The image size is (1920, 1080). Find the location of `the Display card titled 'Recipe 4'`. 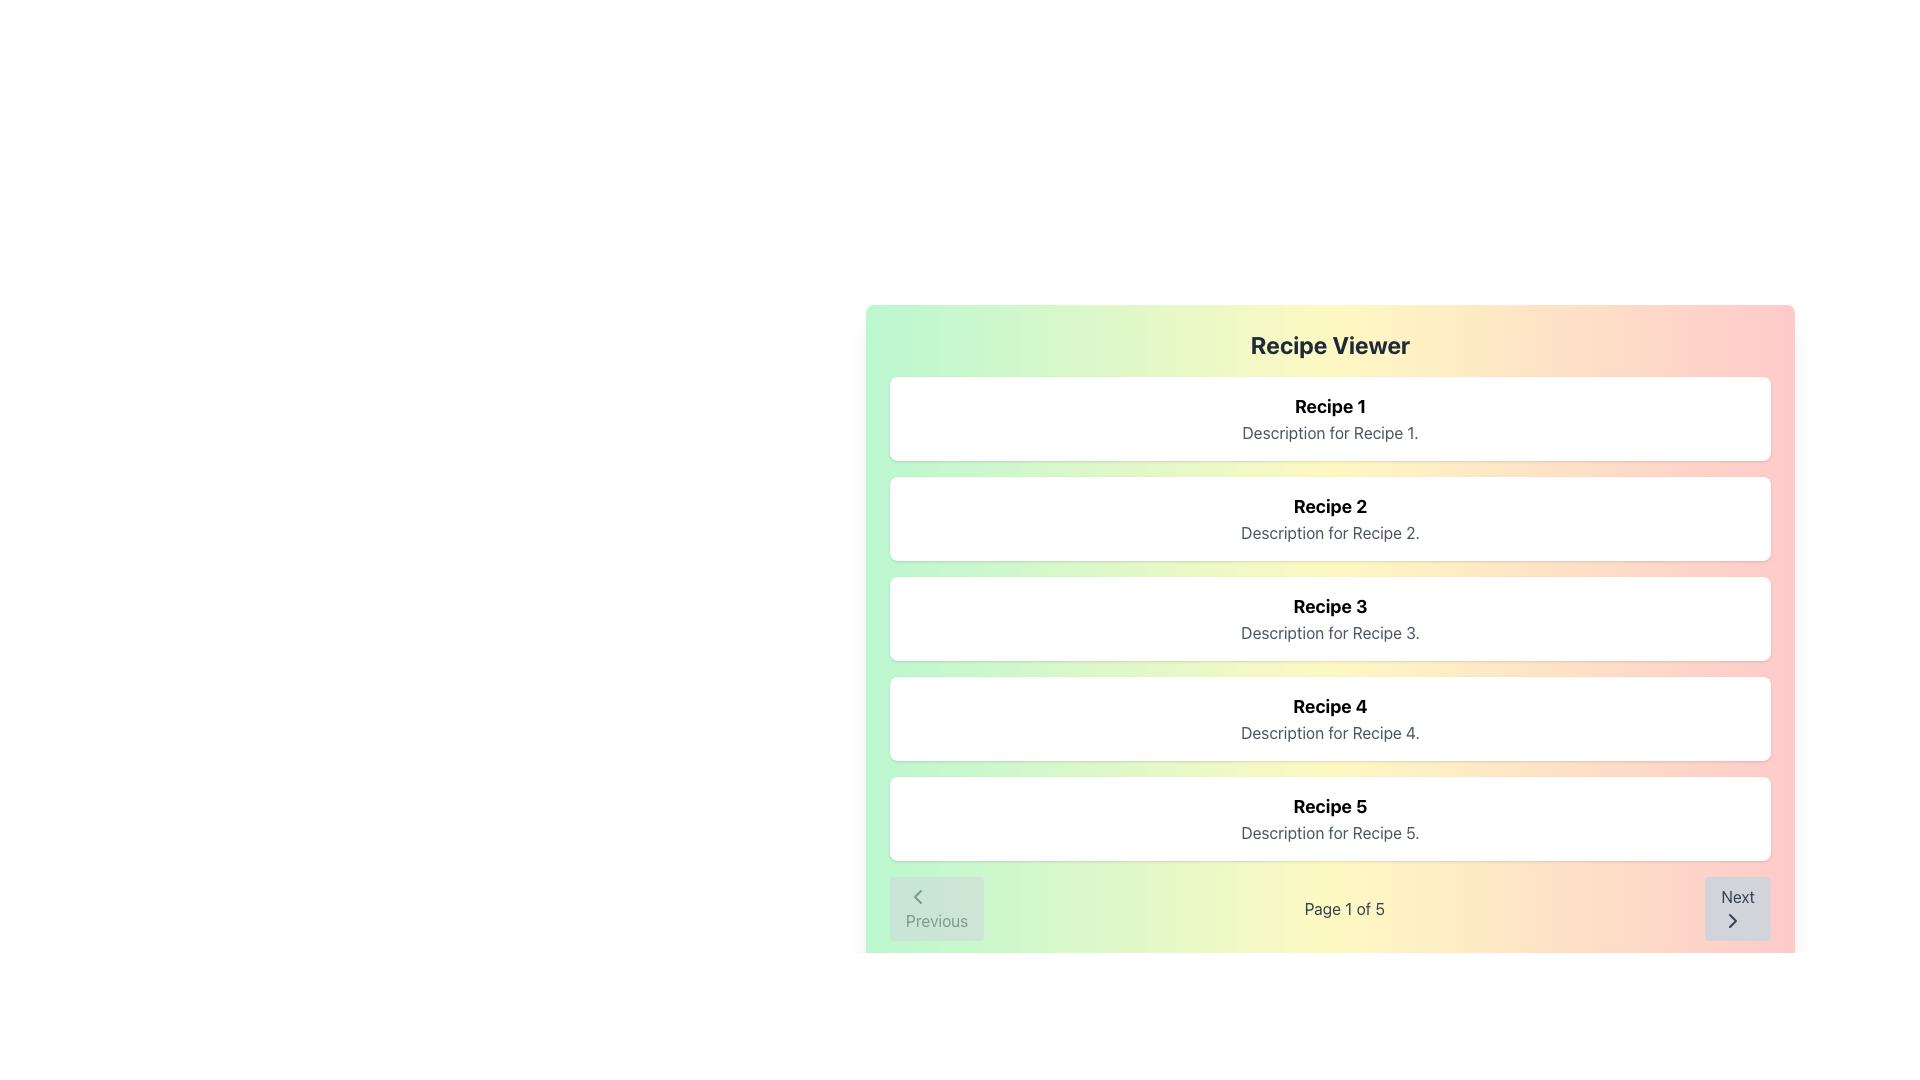

the Display card titled 'Recipe 4' is located at coordinates (1330, 717).